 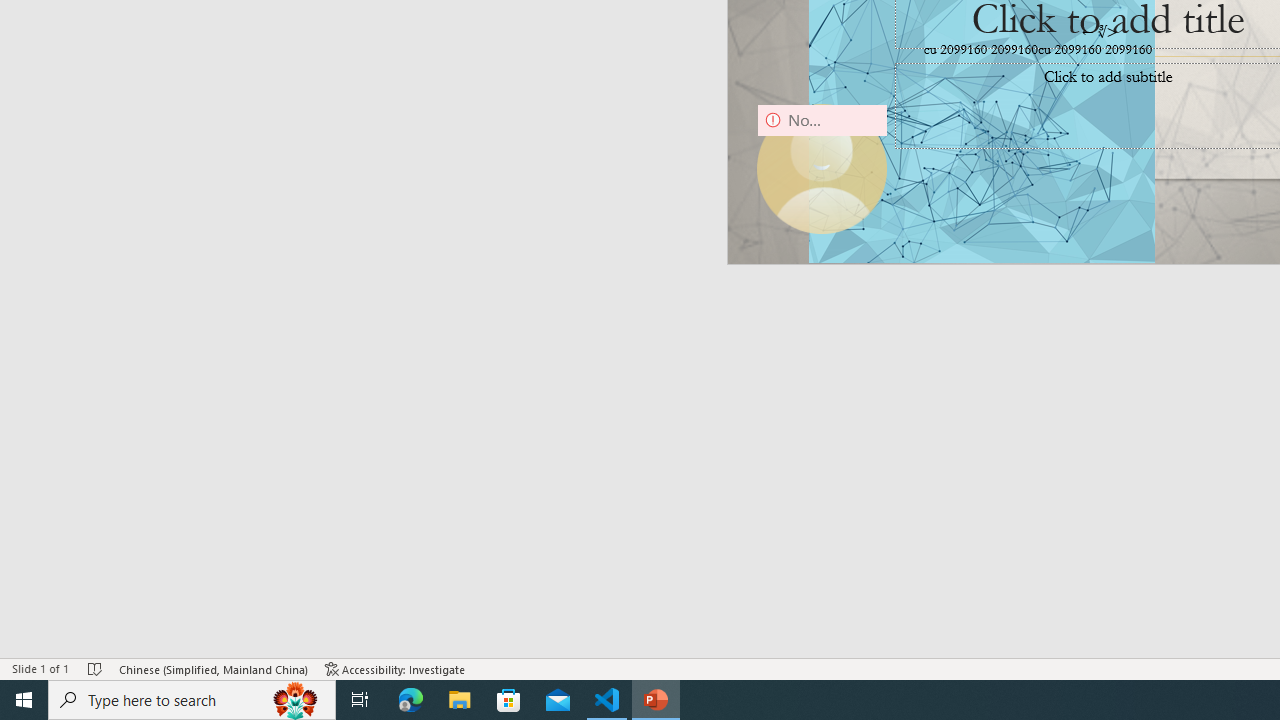 I want to click on 'Accessibility Checker Accessibility: Investigate', so click(x=395, y=669).